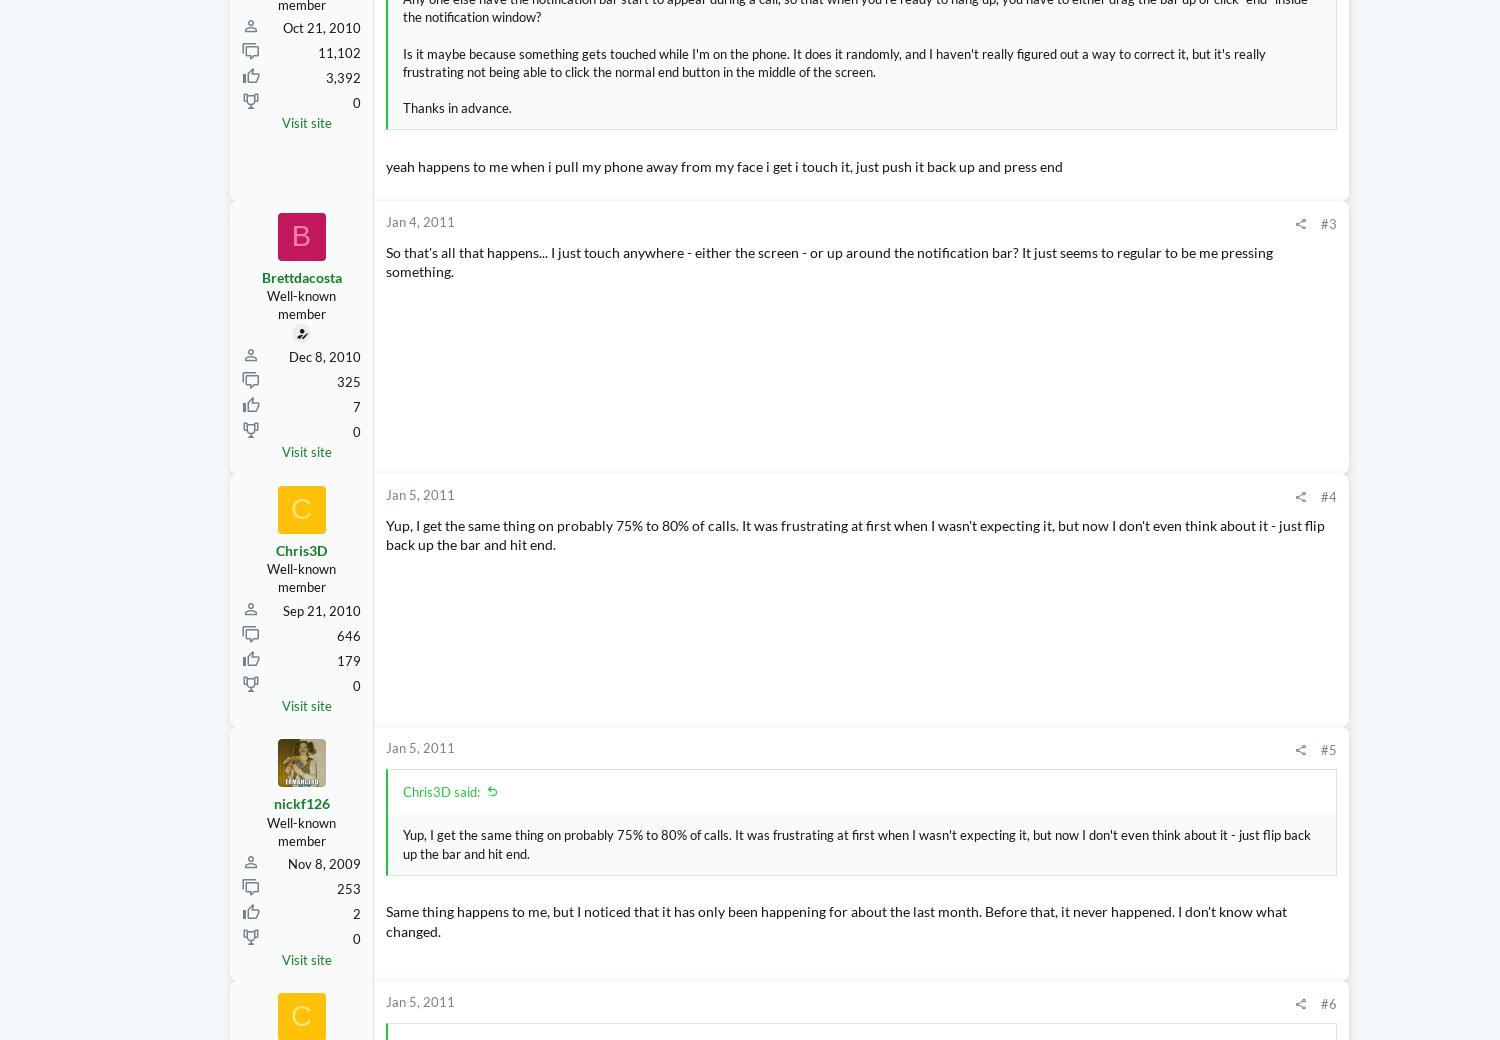 Image resolution: width=1500 pixels, height=1040 pixels. Describe the element at coordinates (1320, 899) in the screenshot. I see `'Can't transfer between Pixel 7 and Windows PC'` at that location.